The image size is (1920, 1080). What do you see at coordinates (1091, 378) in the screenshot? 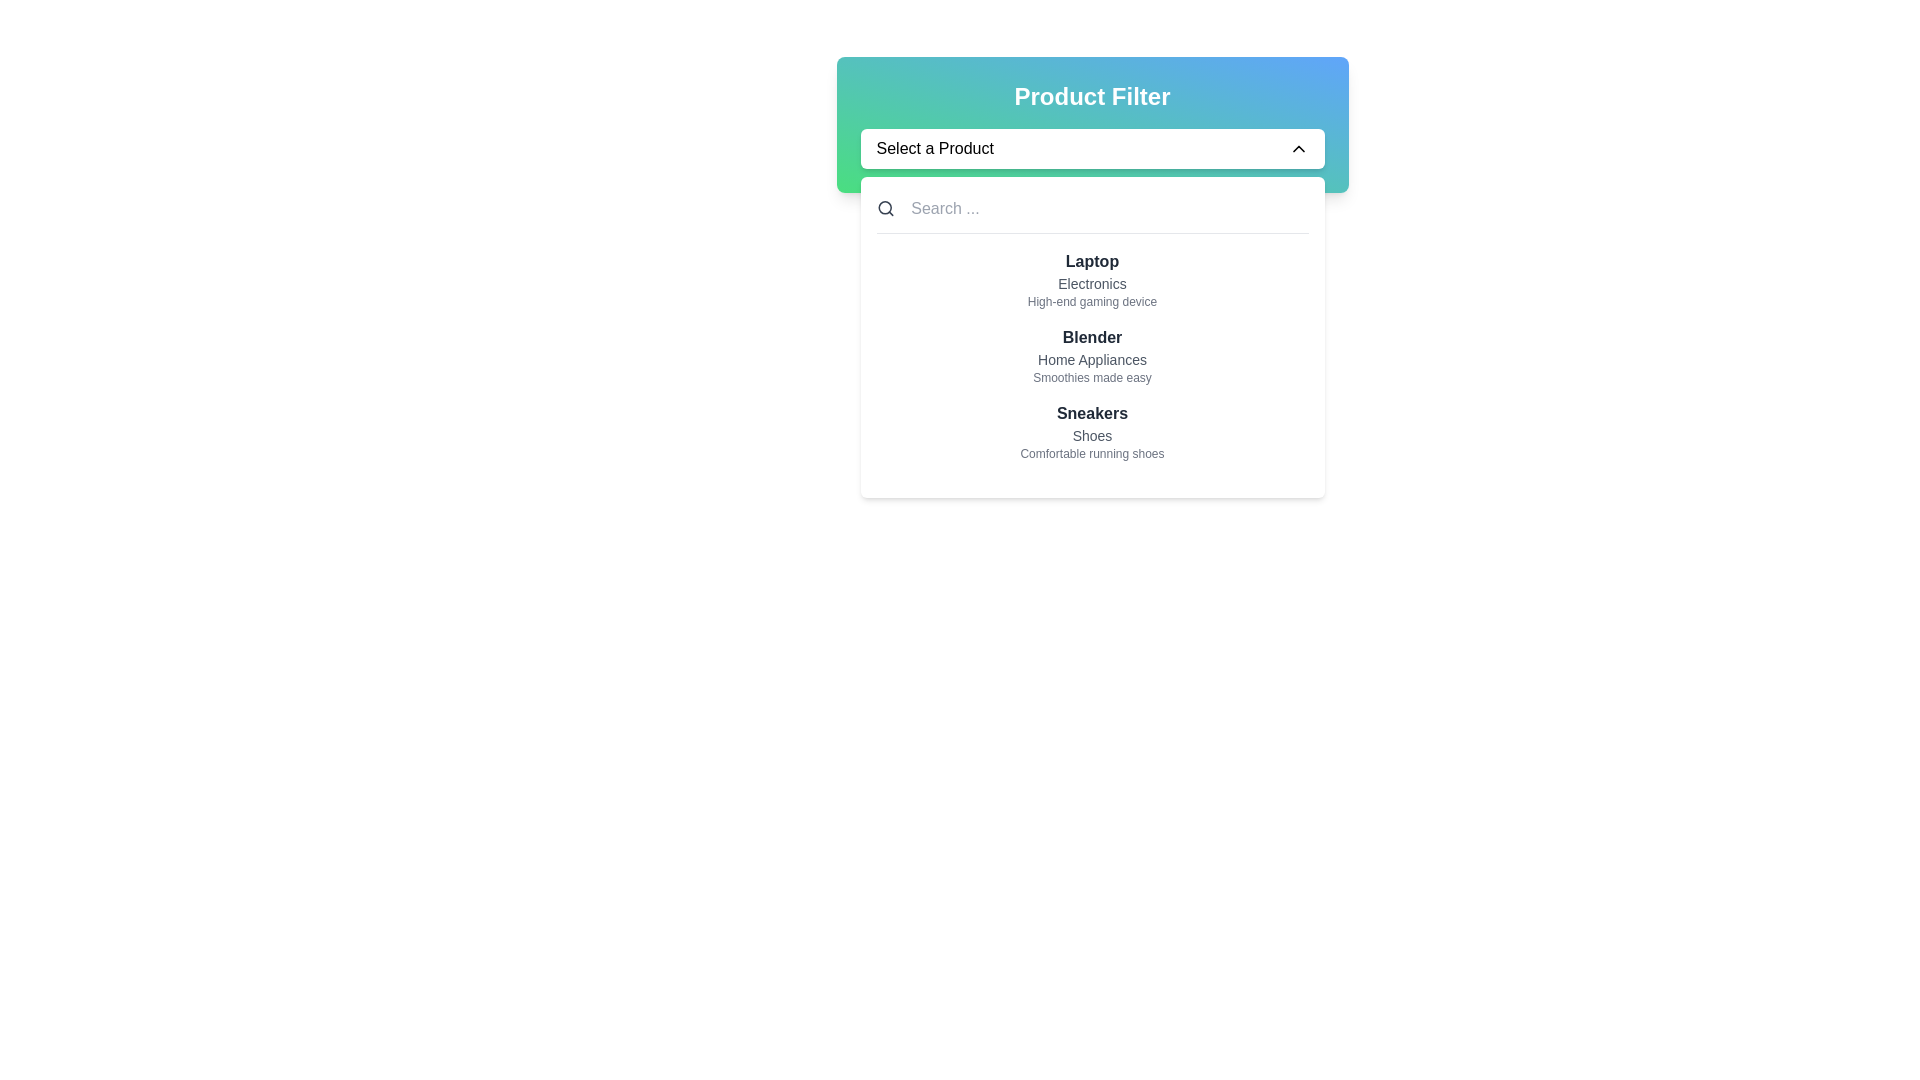
I see `the text label that reads 'Smoothies made easy', which is styled in small light gray font and located below 'Home Appliances' in the central column of the interface under 'Product Filter'` at bounding box center [1091, 378].